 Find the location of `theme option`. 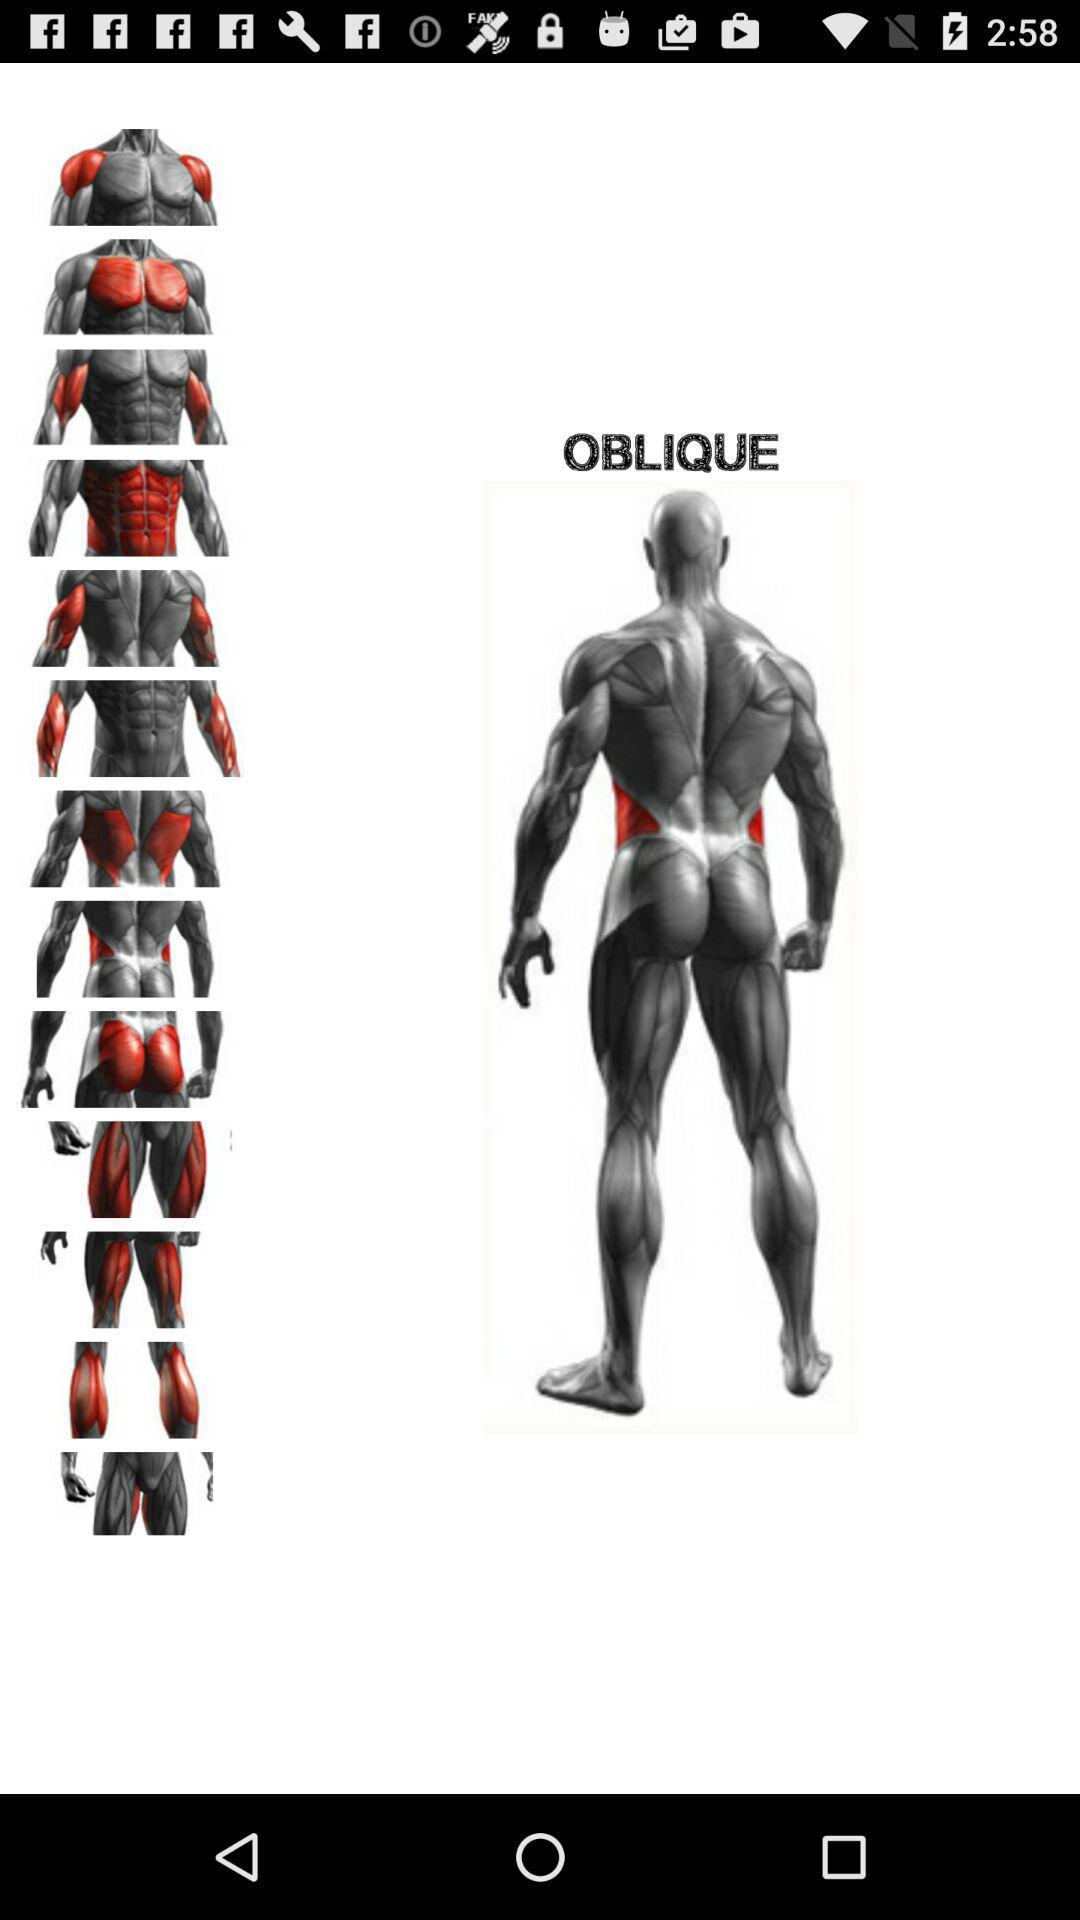

theme option is located at coordinates (131, 1382).